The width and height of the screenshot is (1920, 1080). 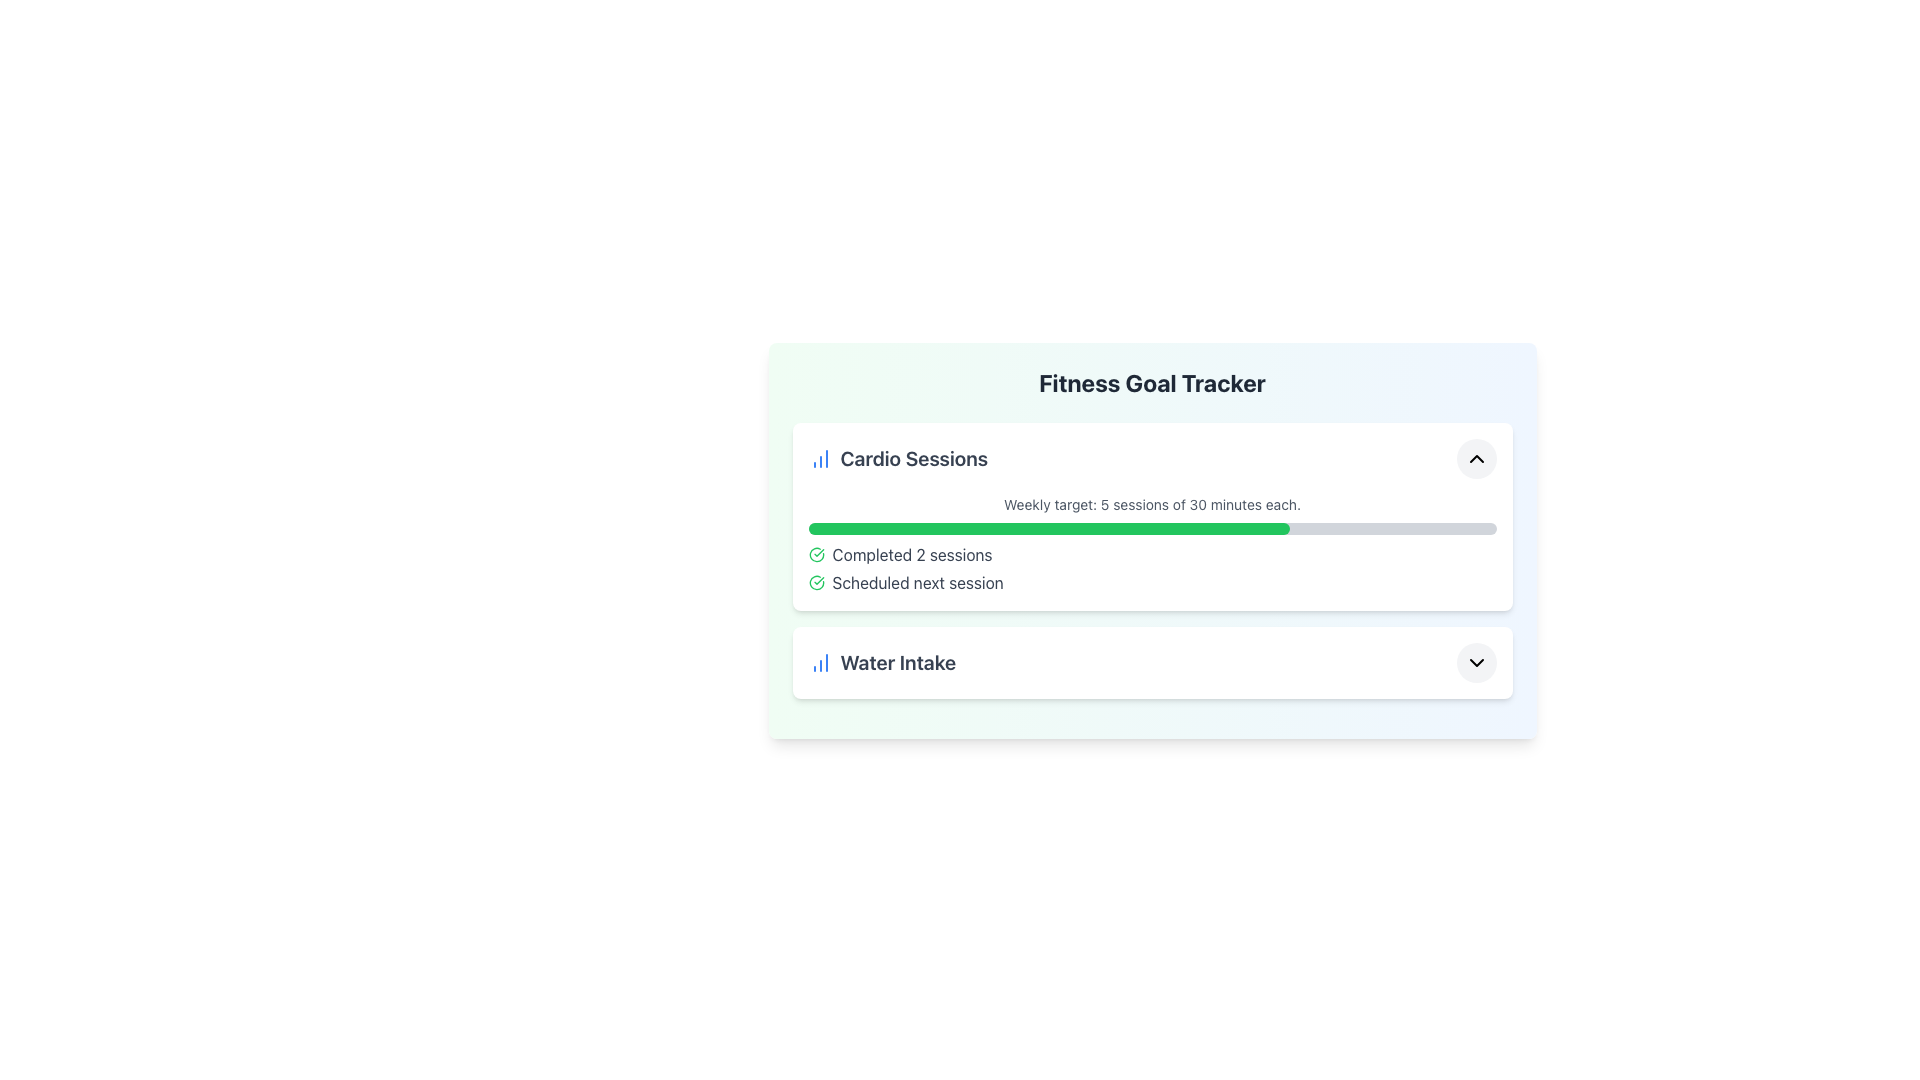 I want to click on the circular button with a light gray background containing a downward-pointing chevron icon, so click(x=1476, y=663).